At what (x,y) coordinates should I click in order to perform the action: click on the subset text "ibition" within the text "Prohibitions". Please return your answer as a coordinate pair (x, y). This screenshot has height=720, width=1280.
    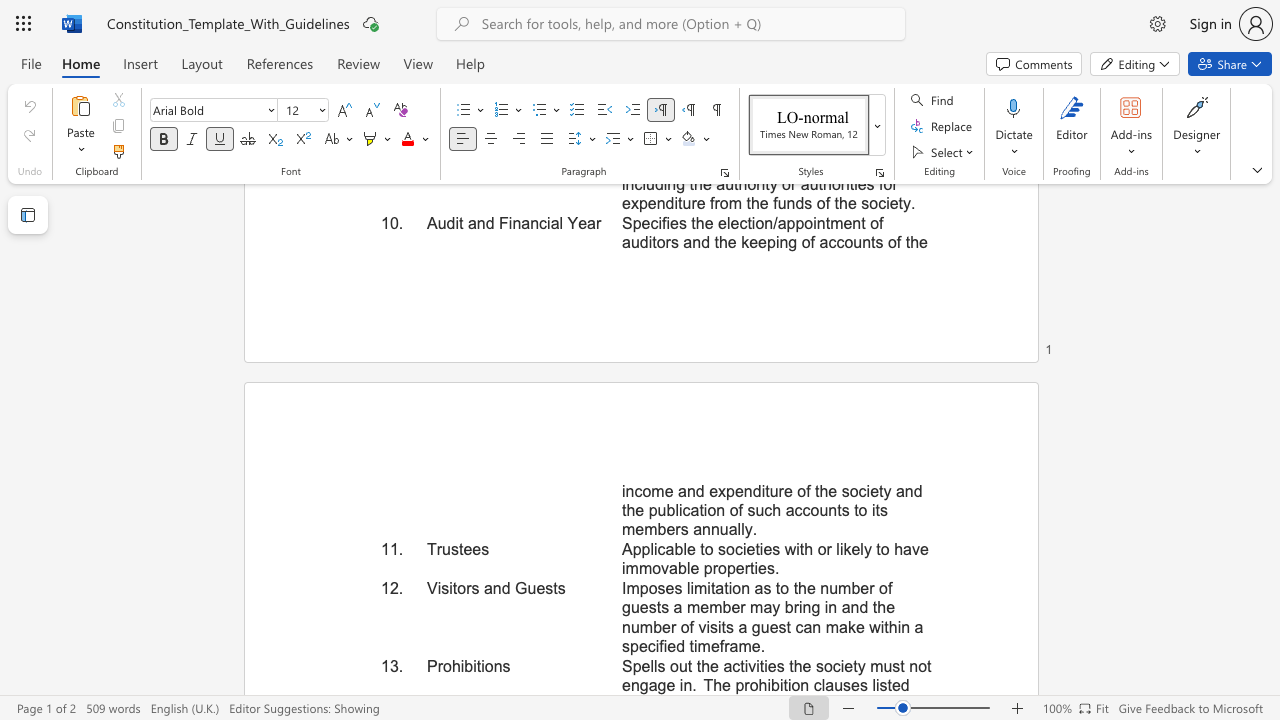
    Looking at the image, I should click on (459, 666).